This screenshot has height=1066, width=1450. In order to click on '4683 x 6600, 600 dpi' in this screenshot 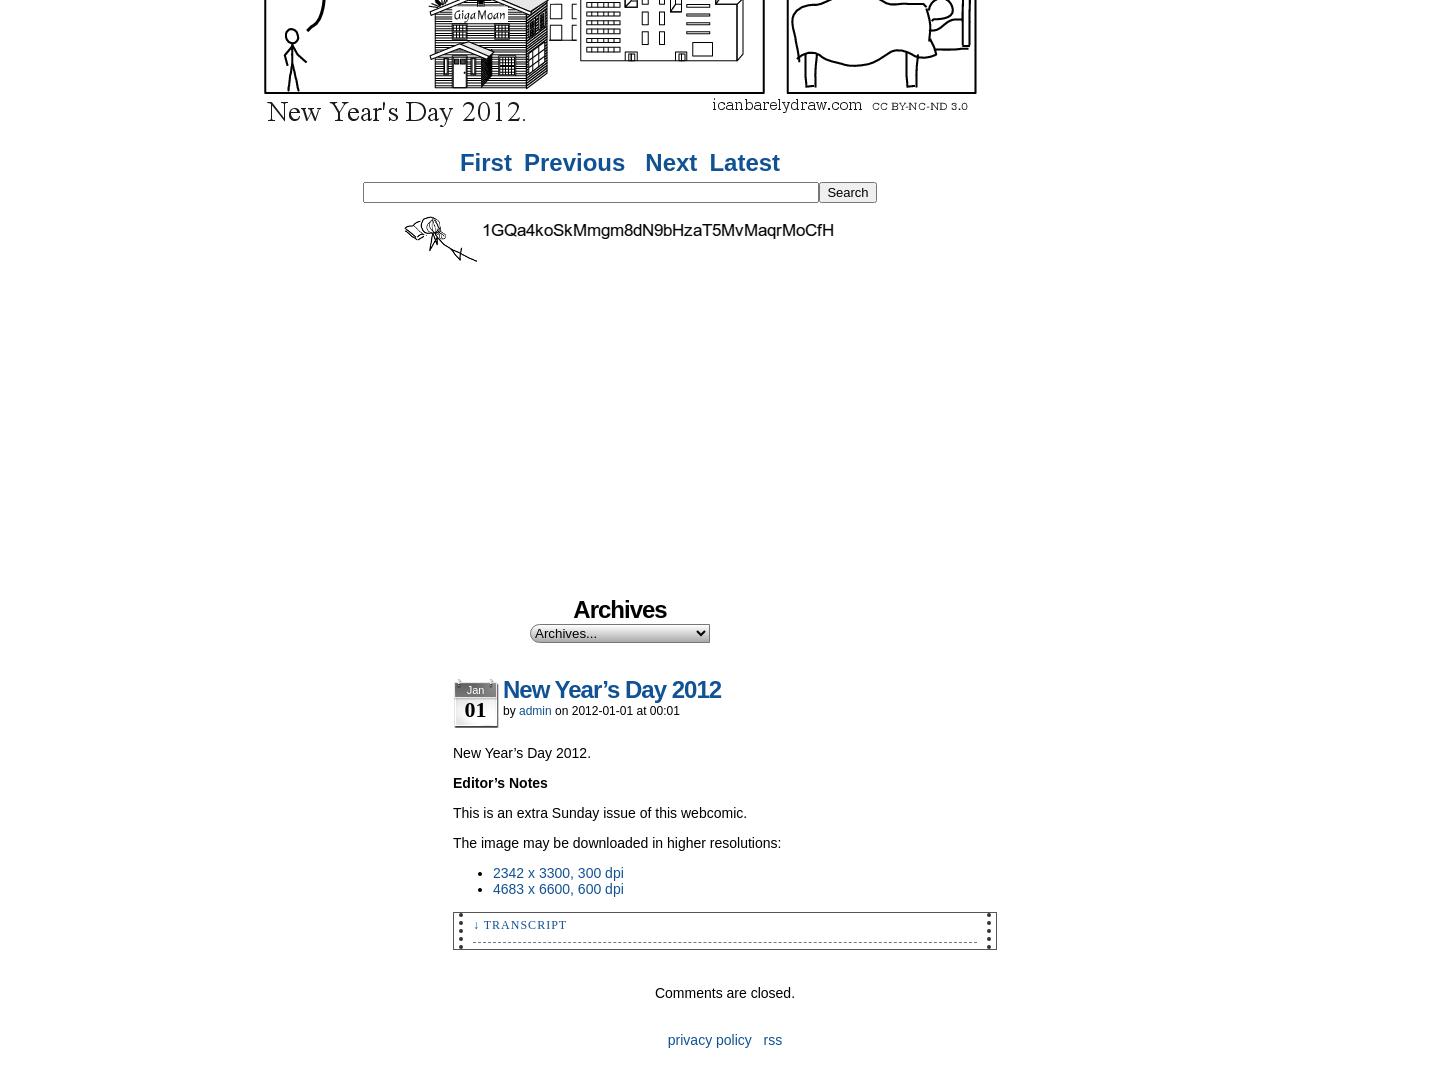, I will do `click(557, 889)`.